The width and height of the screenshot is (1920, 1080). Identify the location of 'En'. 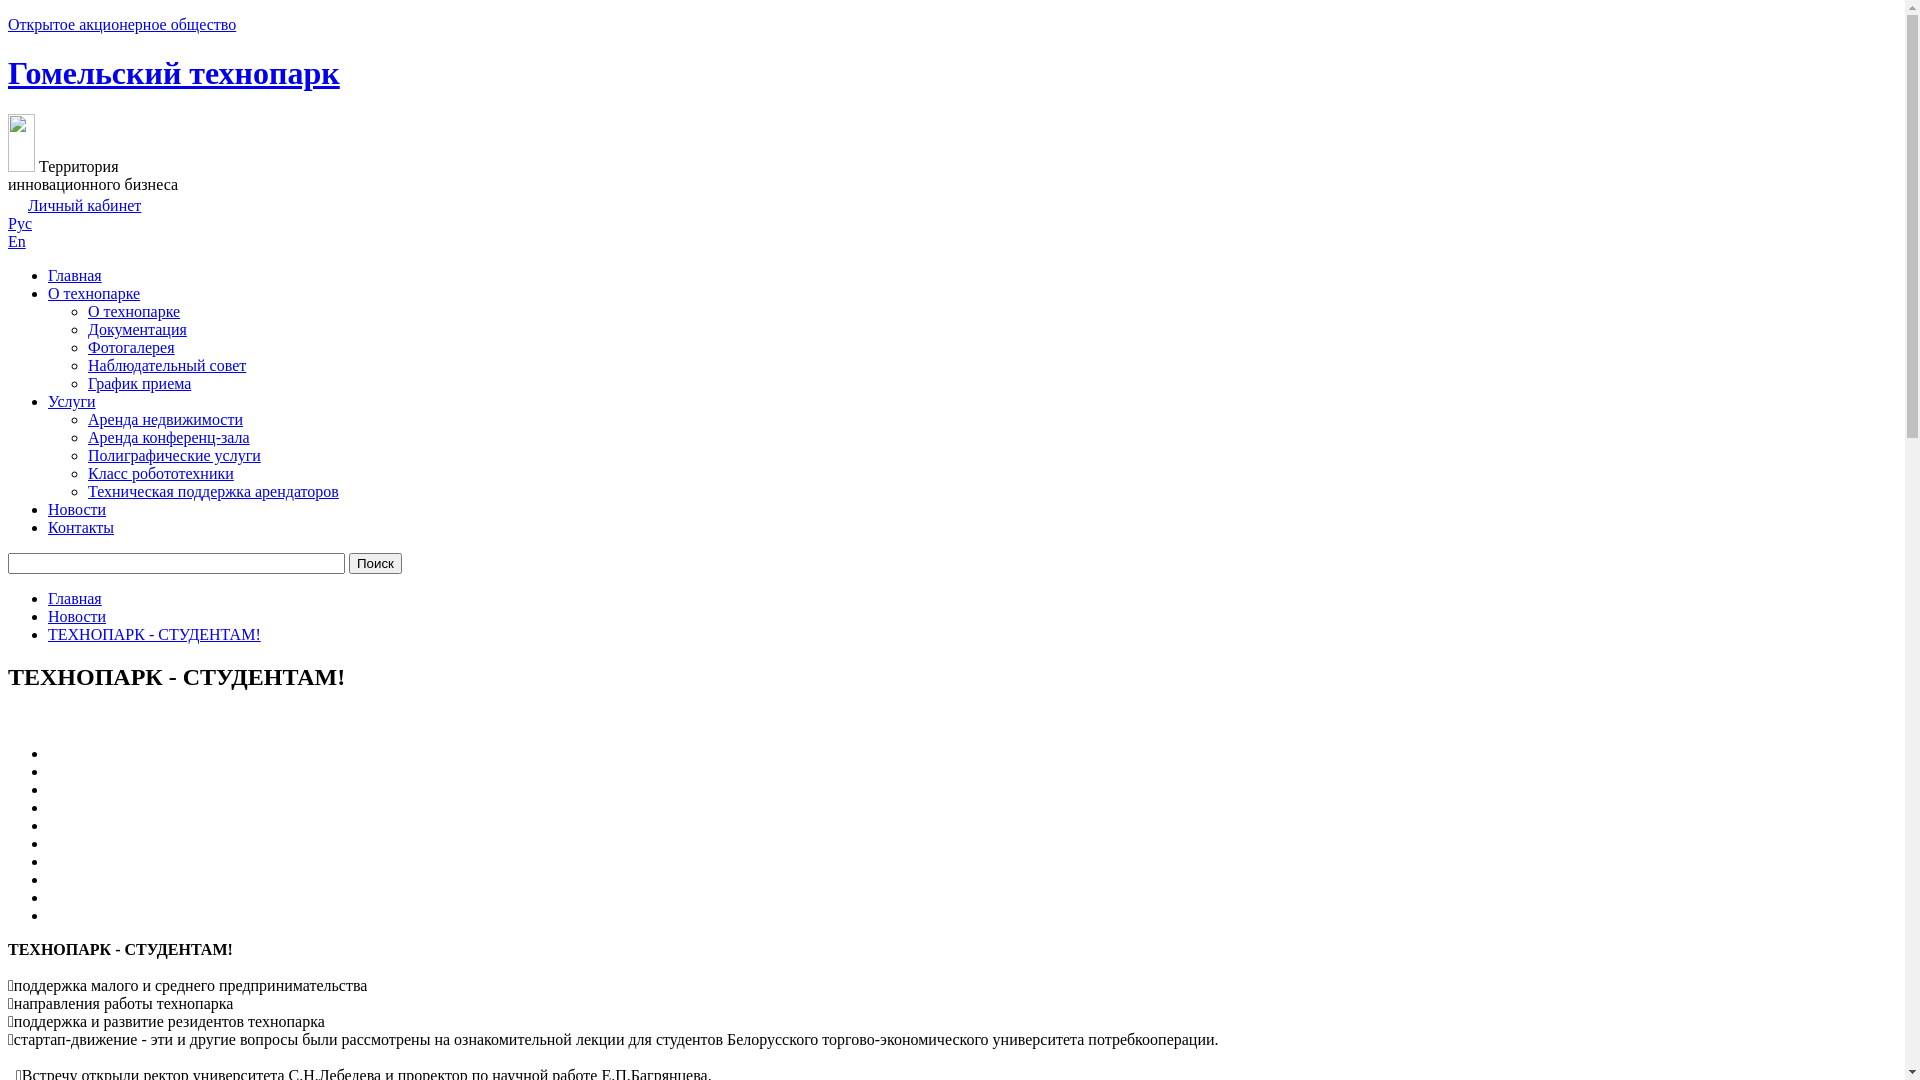
(17, 240).